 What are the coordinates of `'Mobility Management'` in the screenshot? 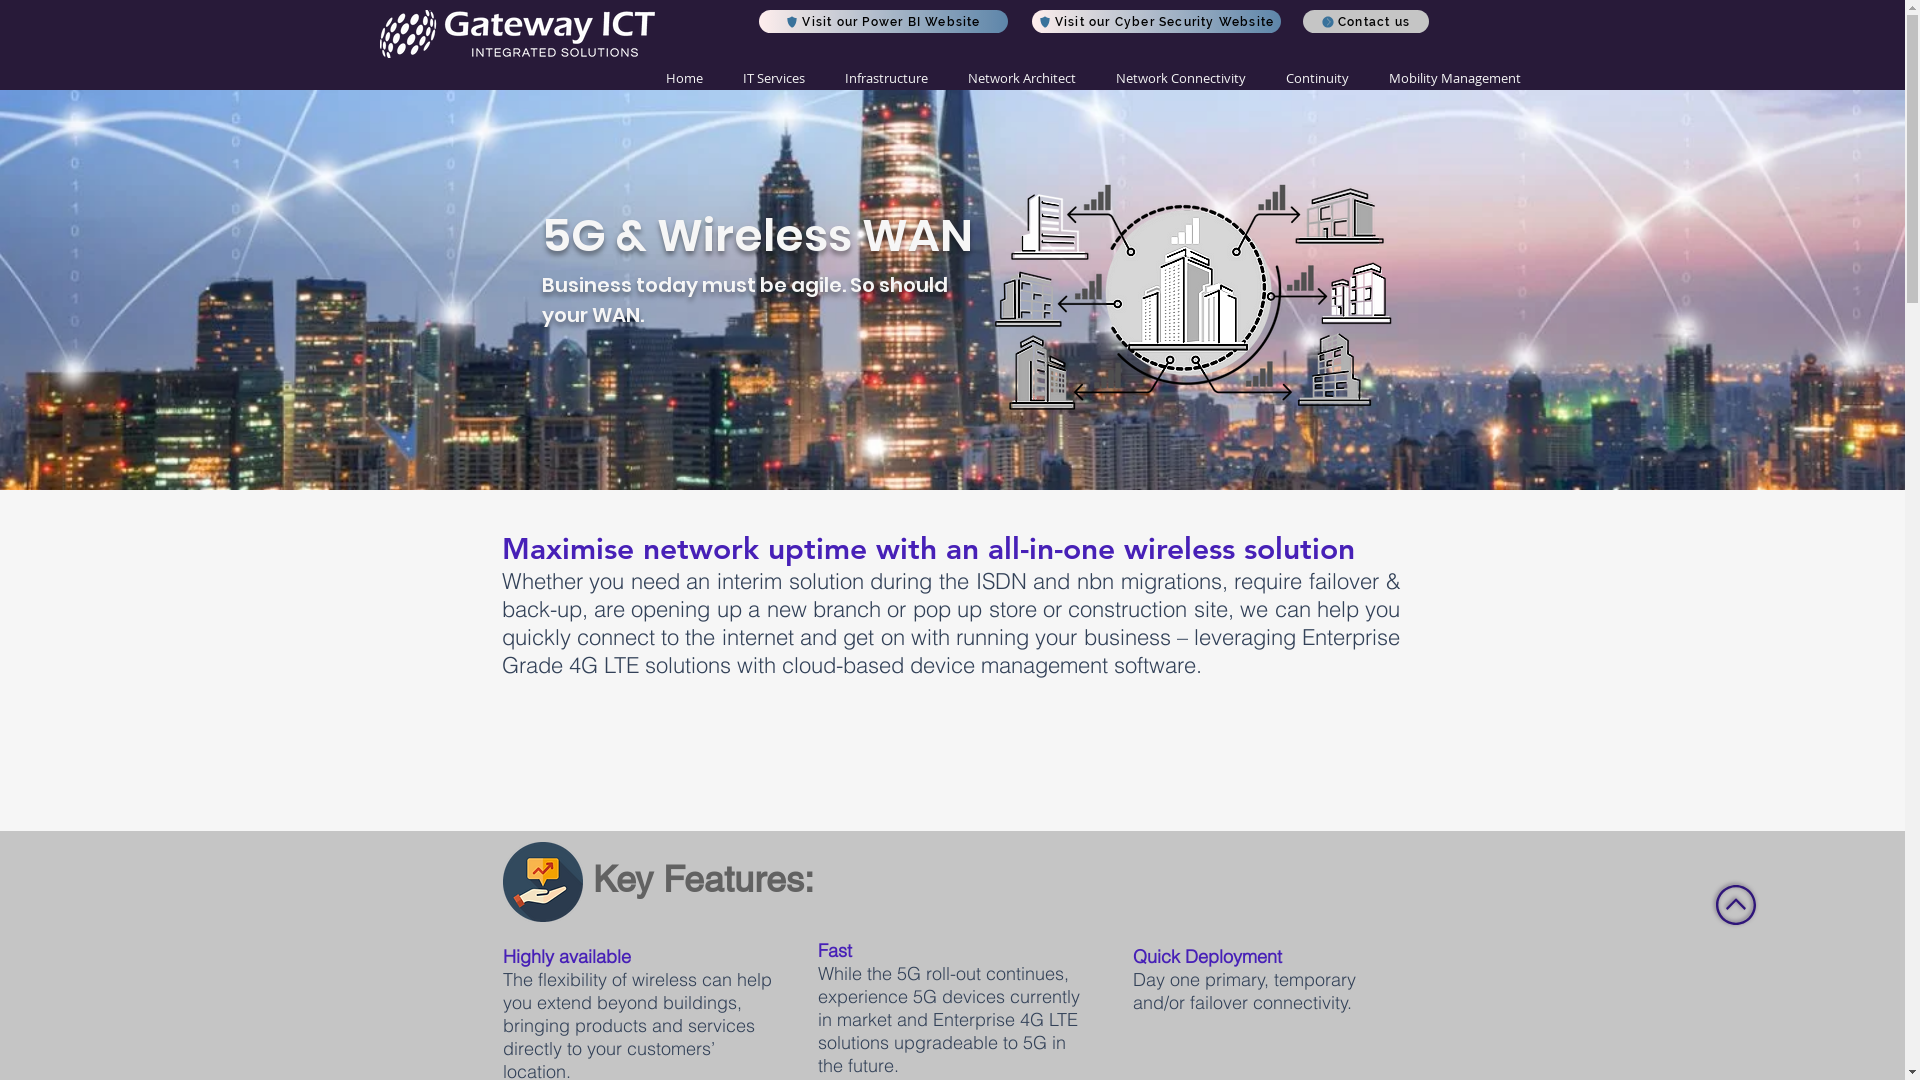 It's located at (1367, 77).